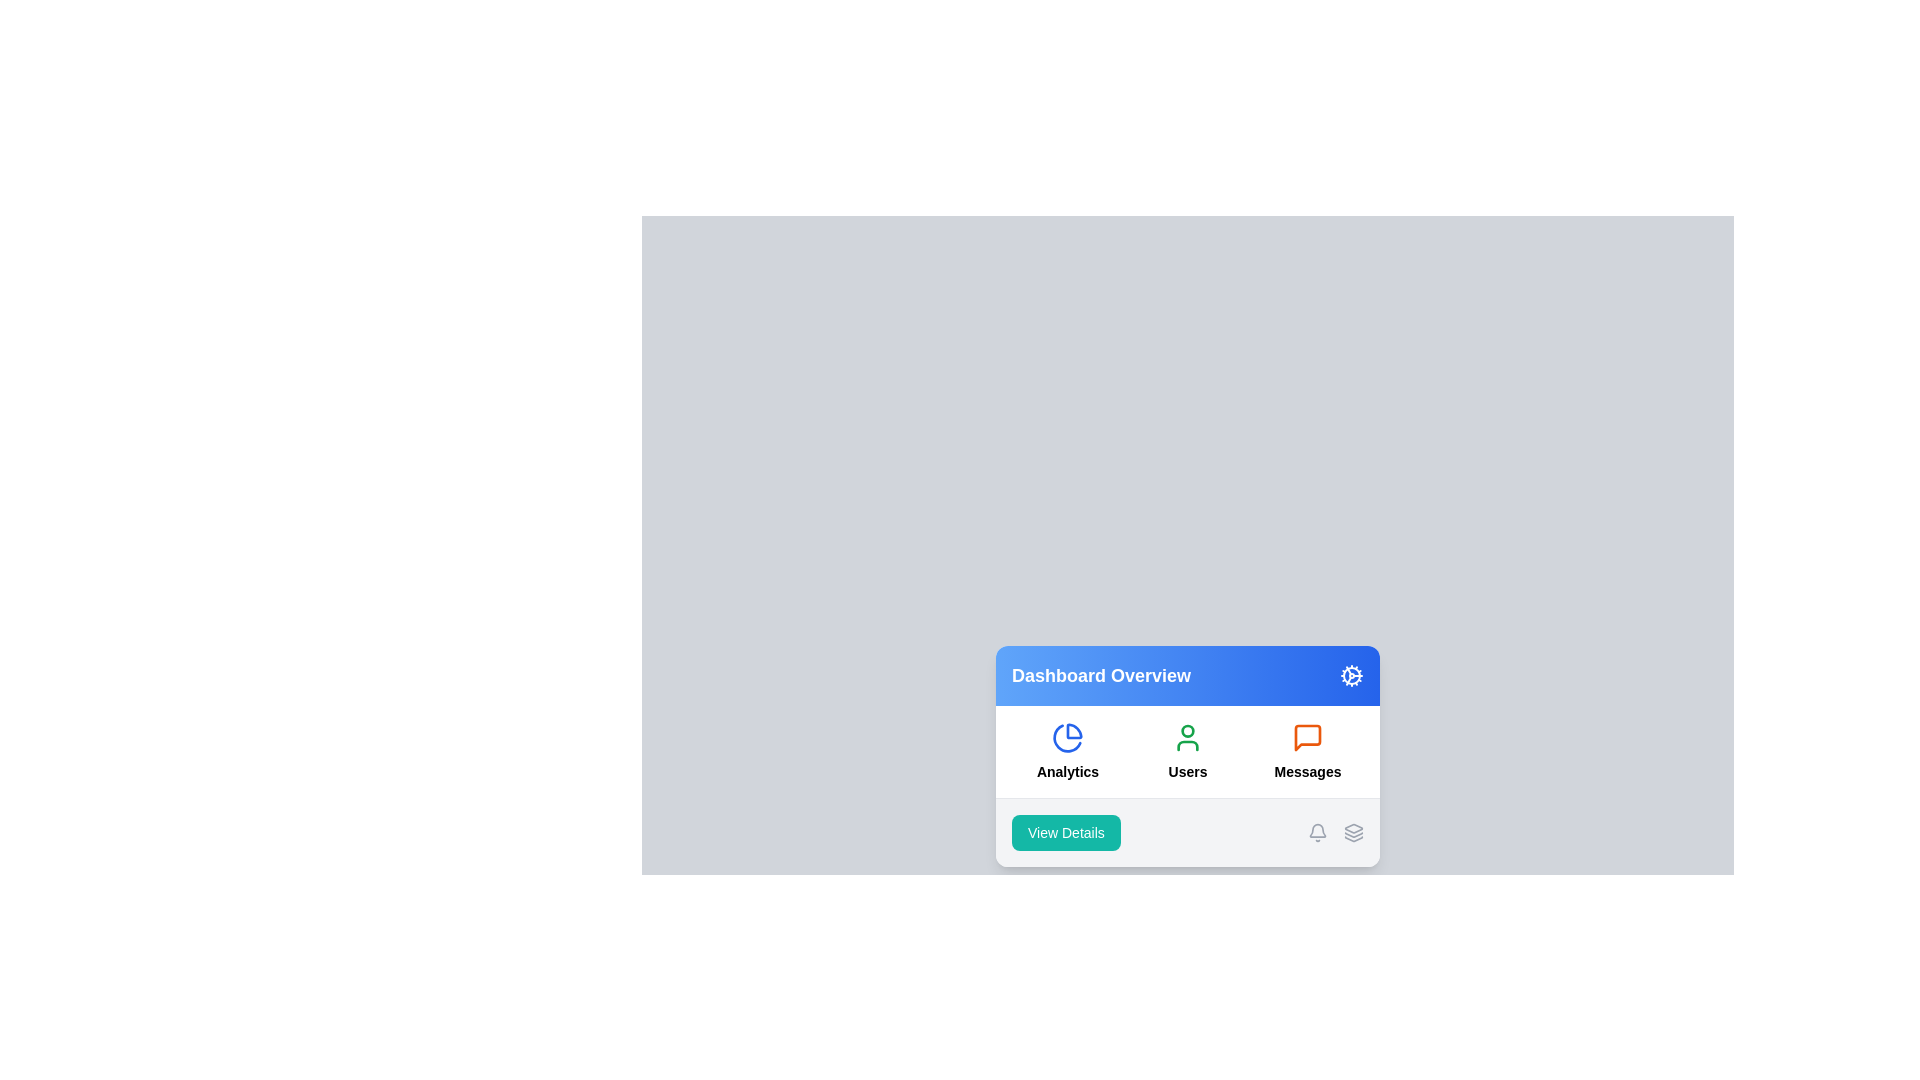 The width and height of the screenshot is (1920, 1080). I want to click on the analytics icon located in the top row of icons in the lower interface box, specifically to the leftmost side above the text 'Analytics', so click(1067, 737).